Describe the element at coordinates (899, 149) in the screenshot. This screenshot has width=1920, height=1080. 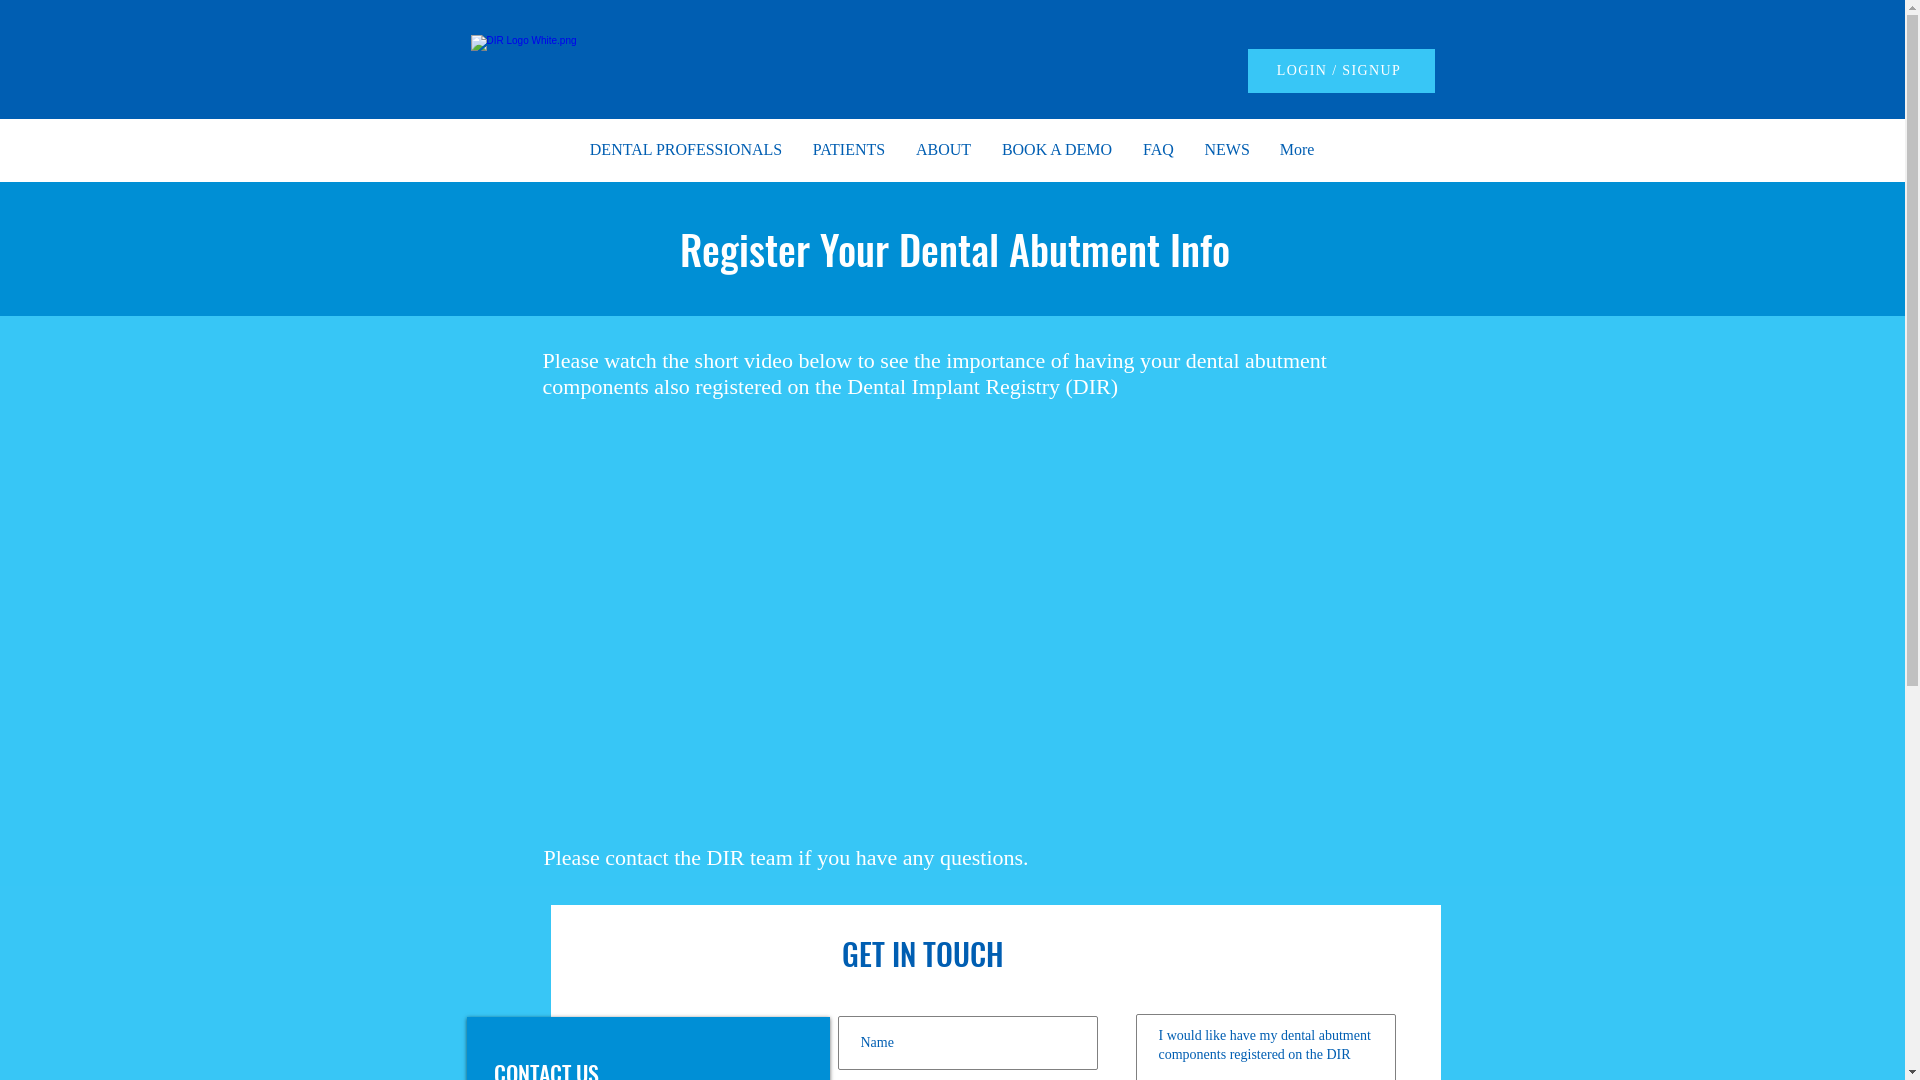
I see `'ABOUT'` at that location.